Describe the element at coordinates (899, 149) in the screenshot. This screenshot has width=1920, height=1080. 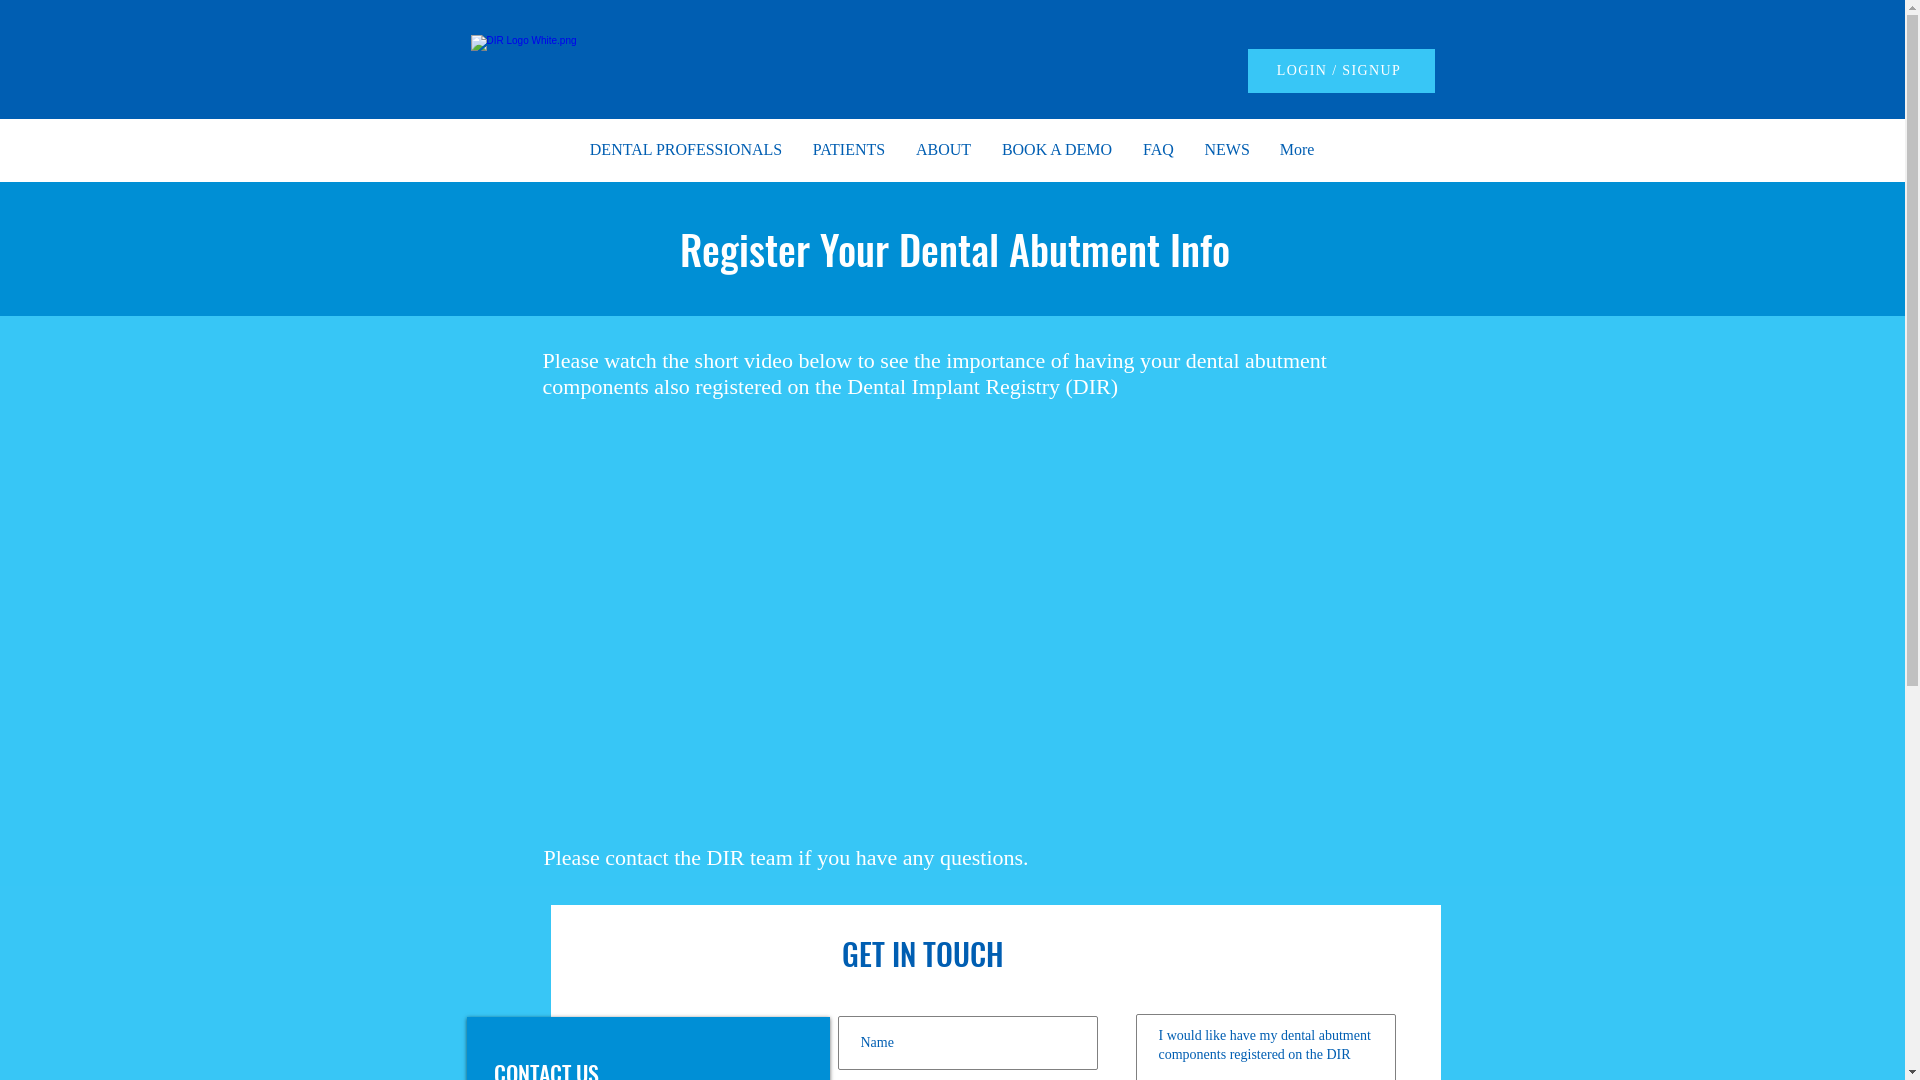
I see `'ABOUT'` at that location.